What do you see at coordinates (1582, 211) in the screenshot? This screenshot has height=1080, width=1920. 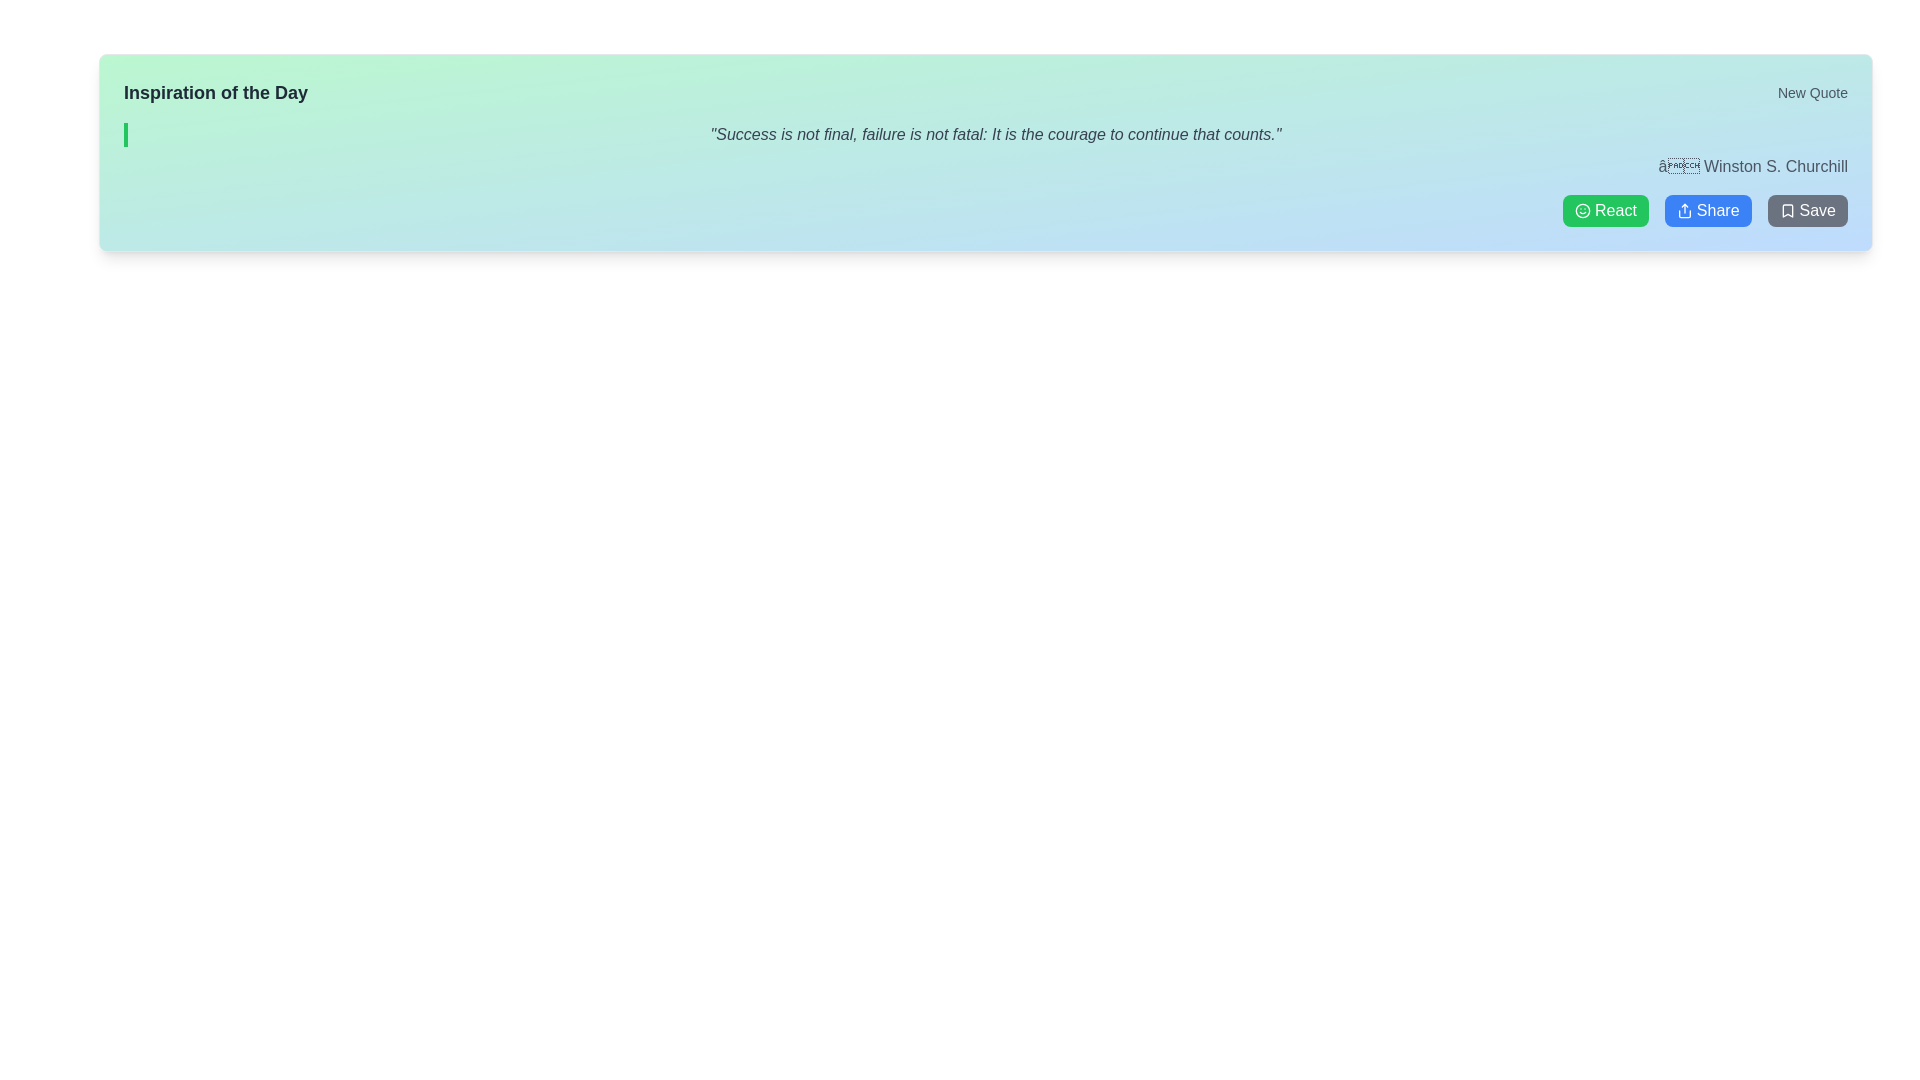 I see `the reaction icon located on the left side of the 'React' button in the toolbar` at bounding box center [1582, 211].